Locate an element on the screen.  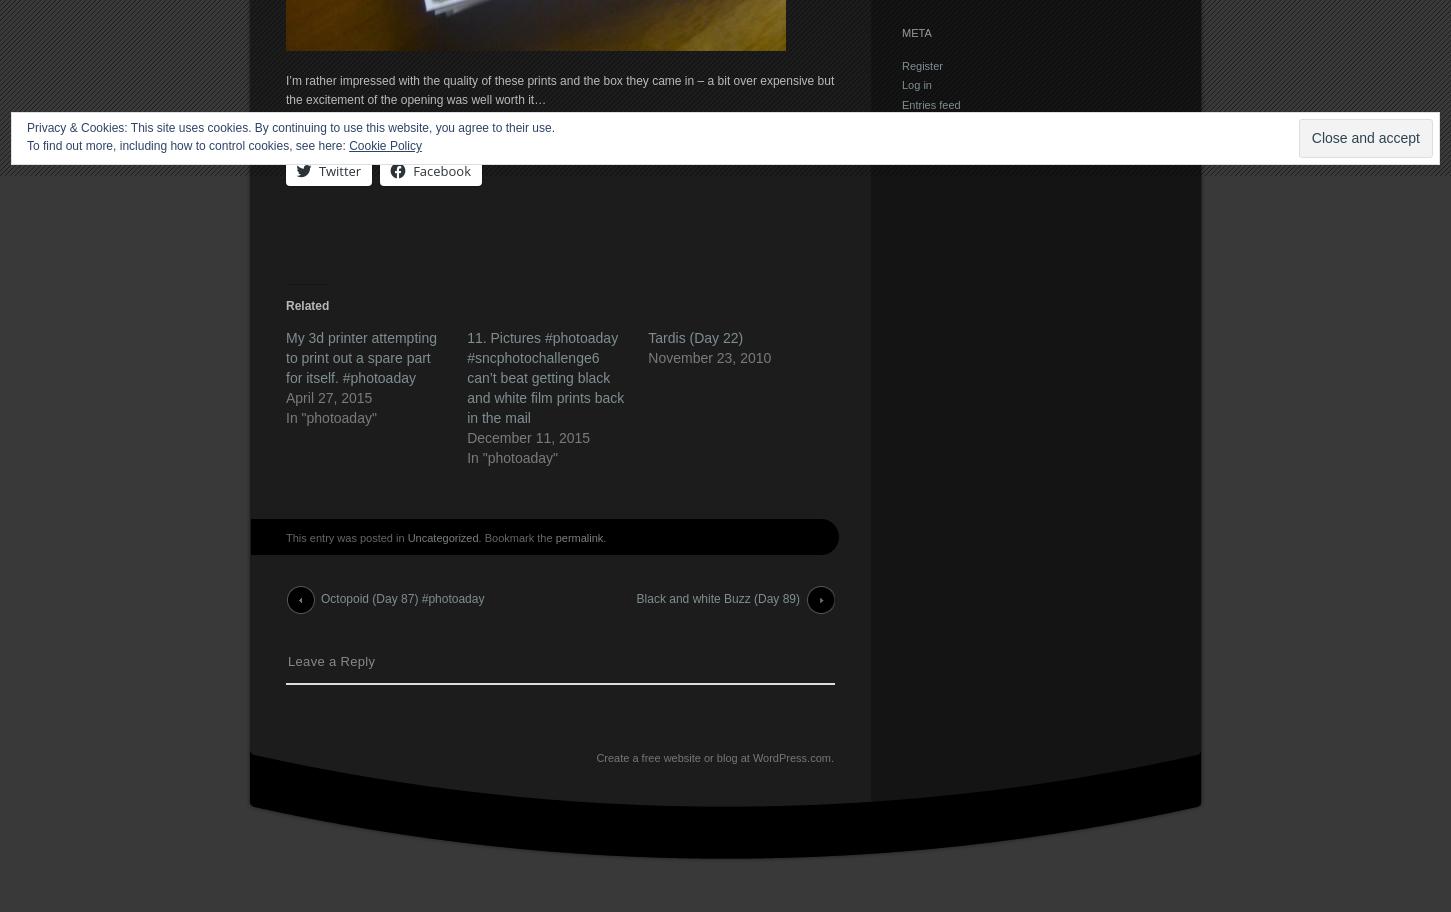
'Facebook' is located at coordinates (440, 171).